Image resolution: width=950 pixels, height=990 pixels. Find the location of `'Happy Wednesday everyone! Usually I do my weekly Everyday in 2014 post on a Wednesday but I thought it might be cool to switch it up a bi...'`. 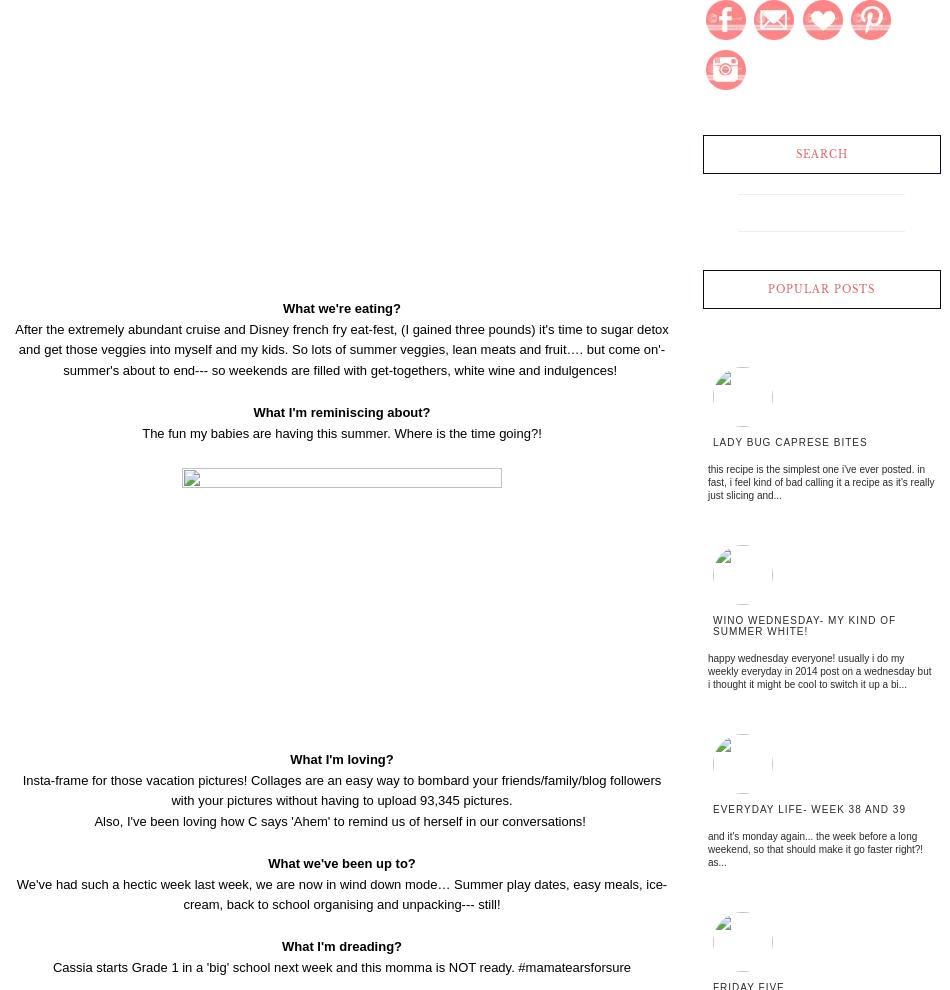

'Happy Wednesday everyone! Usually I do my weekly Everyday in 2014 post on a Wednesday but I thought it might be cool to switch it up a bi...' is located at coordinates (818, 671).